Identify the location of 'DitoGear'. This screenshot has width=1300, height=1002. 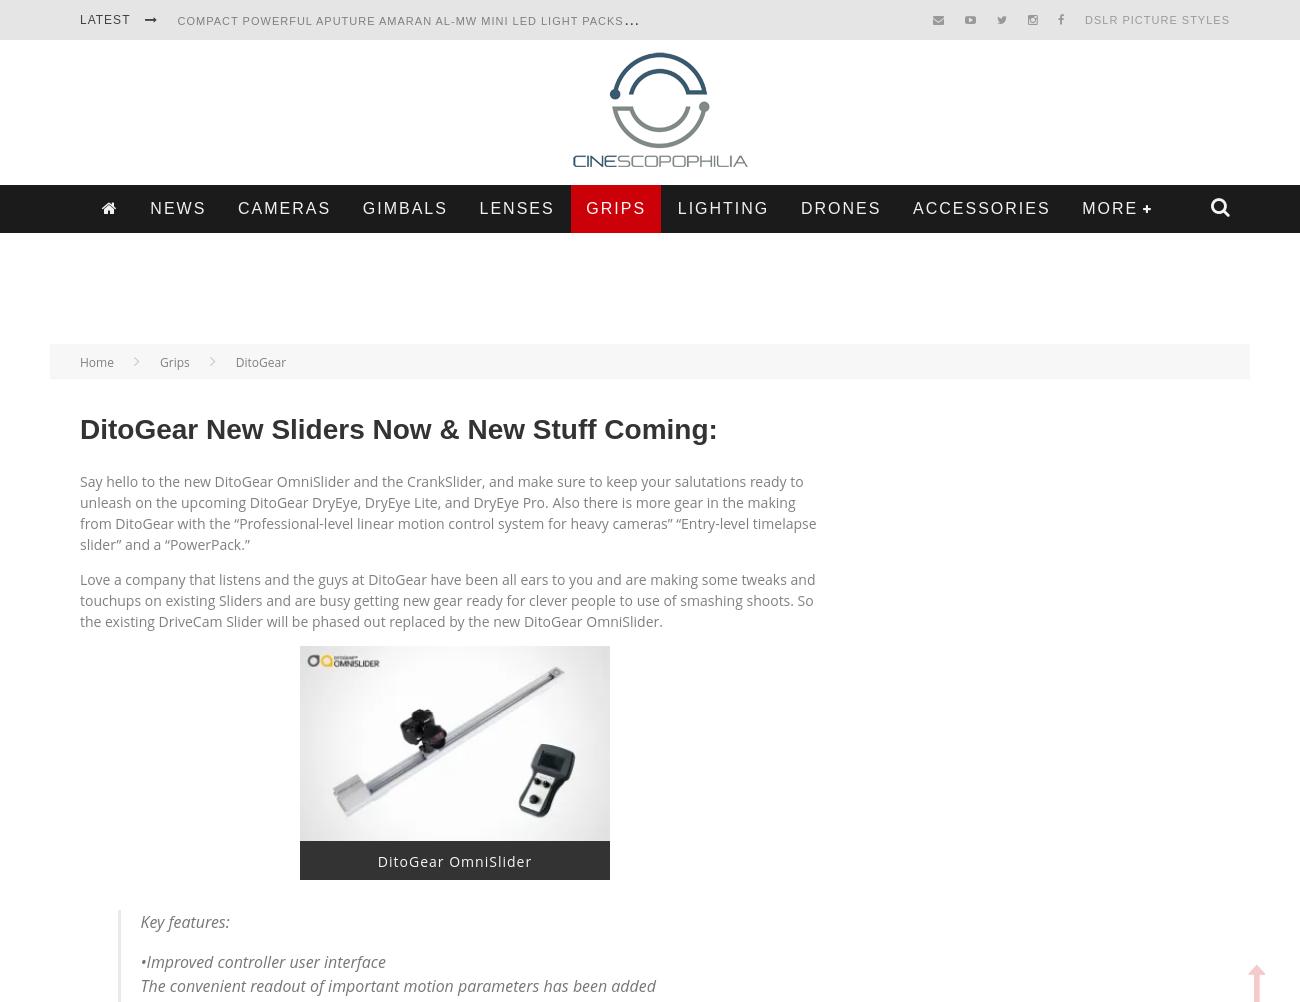
(259, 362).